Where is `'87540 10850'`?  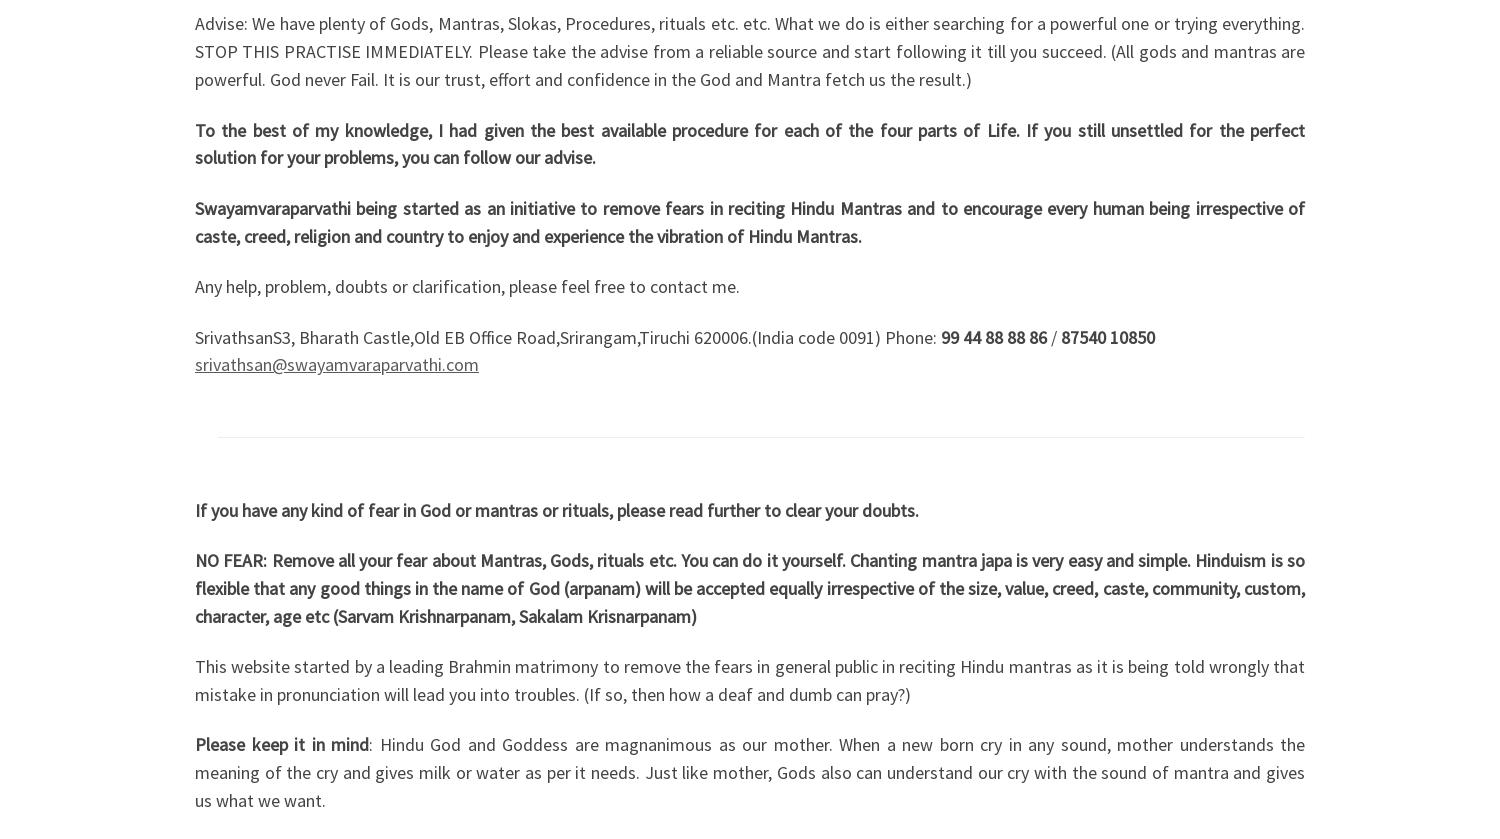
'87540 10850' is located at coordinates (1107, 336).